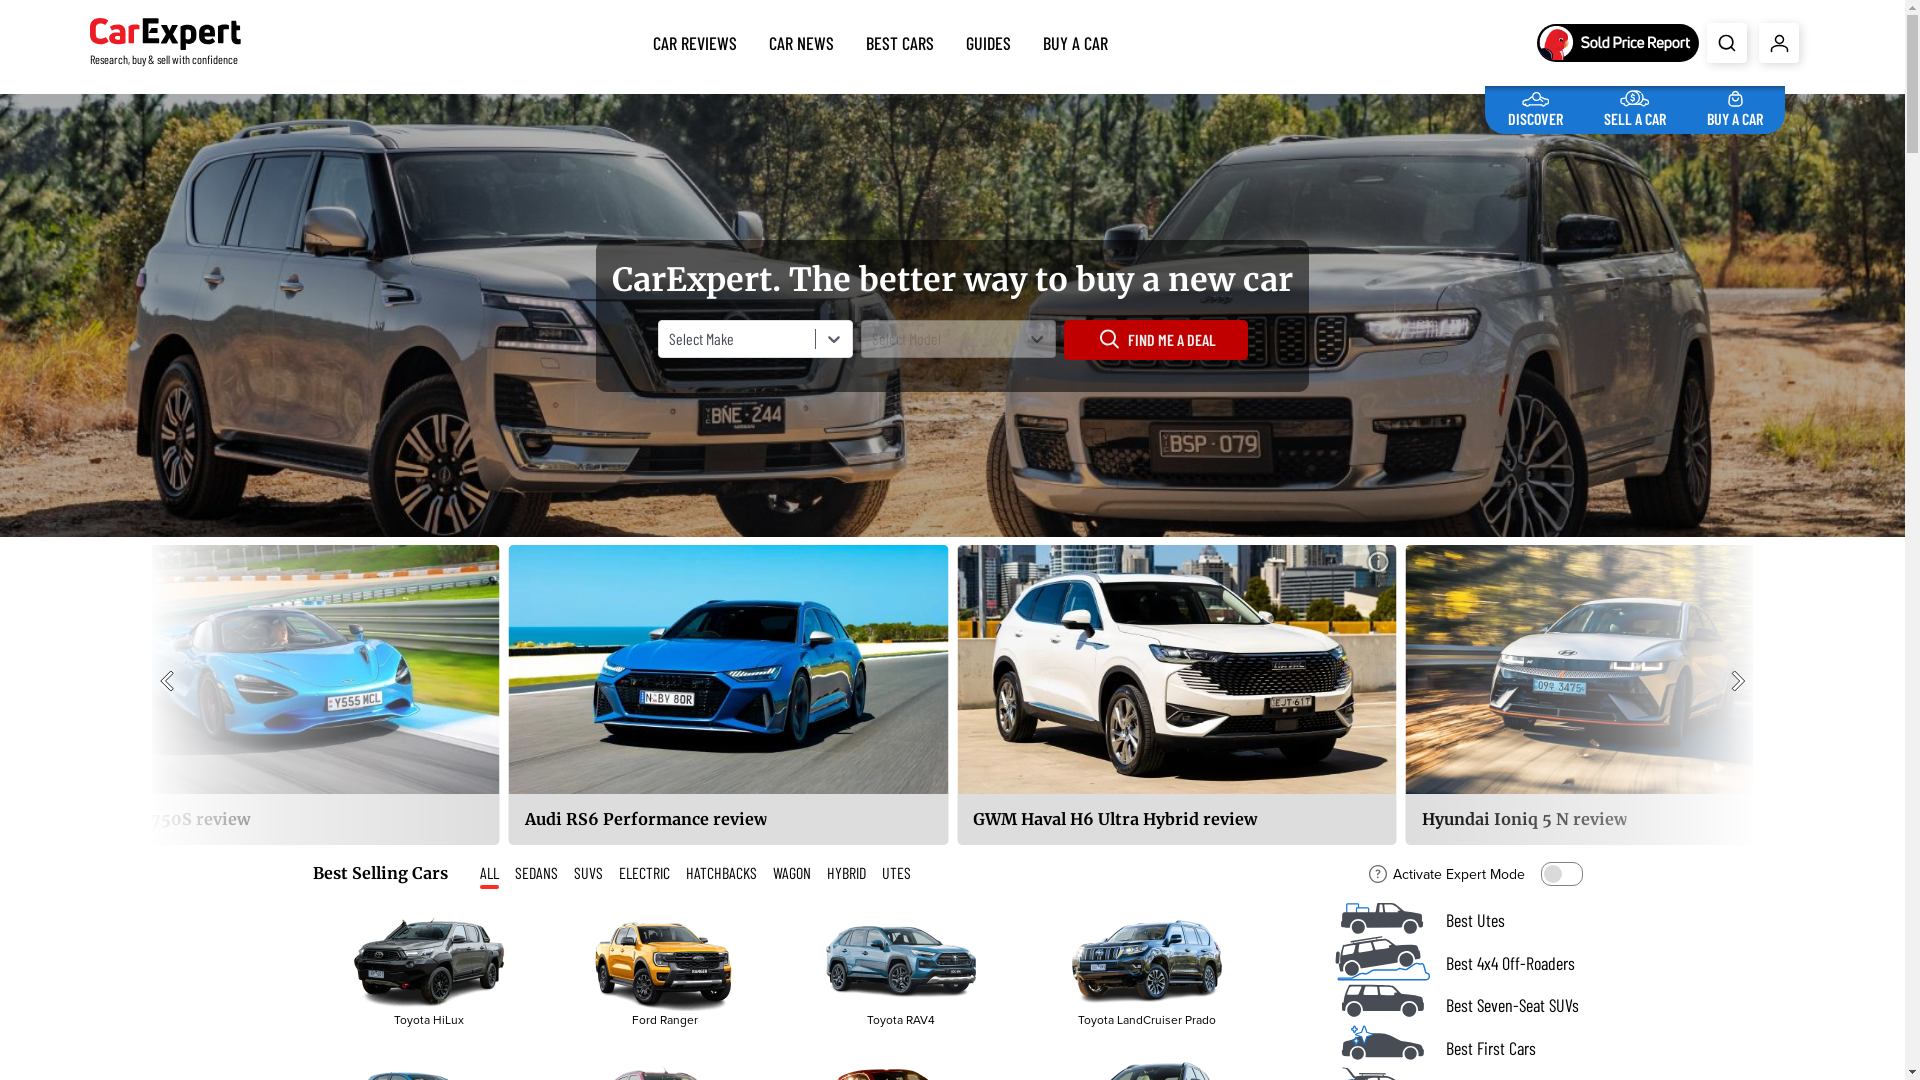 This screenshot has height=1080, width=1920. Describe the element at coordinates (663, 970) in the screenshot. I see `'Ford Ranger'` at that location.